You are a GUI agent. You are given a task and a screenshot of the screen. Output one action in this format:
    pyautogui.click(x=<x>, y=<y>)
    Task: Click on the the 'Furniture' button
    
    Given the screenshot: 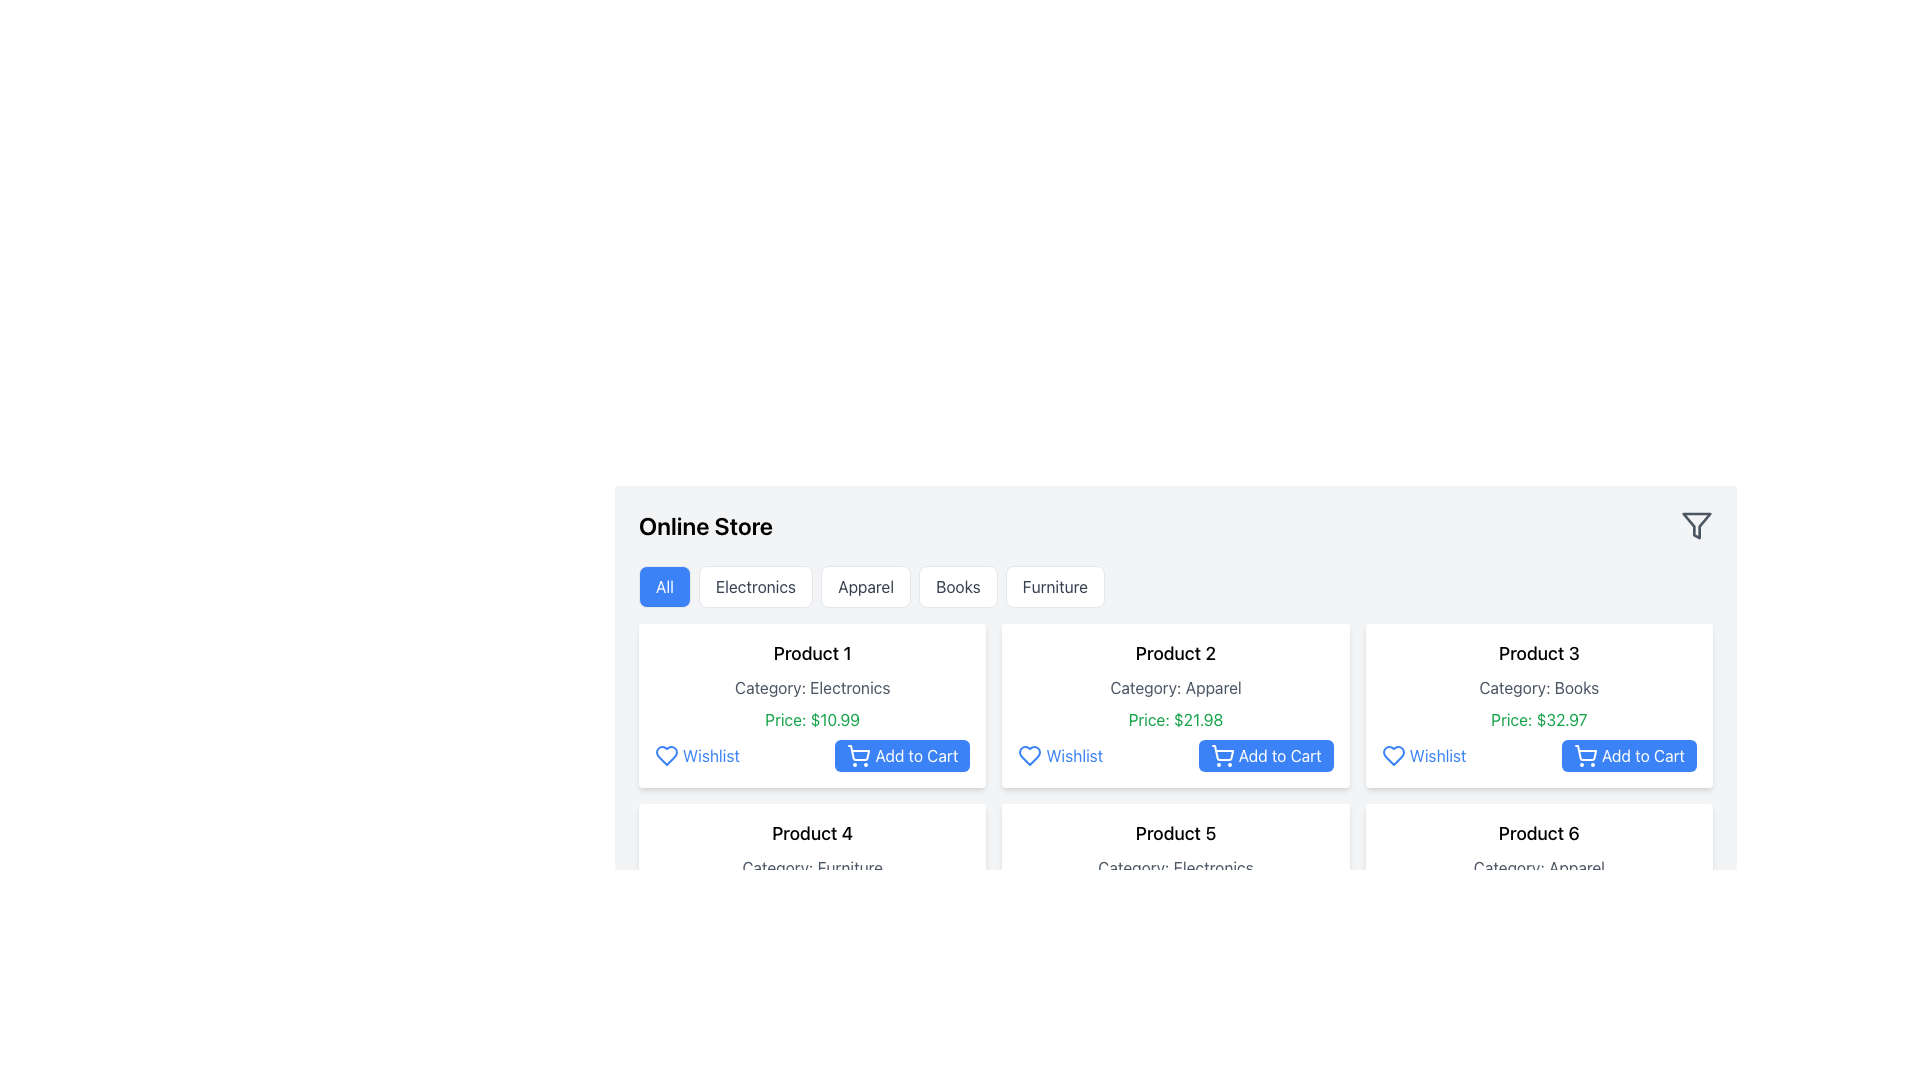 What is the action you would take?
    pyautogui.click(x=1054, y=585)
    